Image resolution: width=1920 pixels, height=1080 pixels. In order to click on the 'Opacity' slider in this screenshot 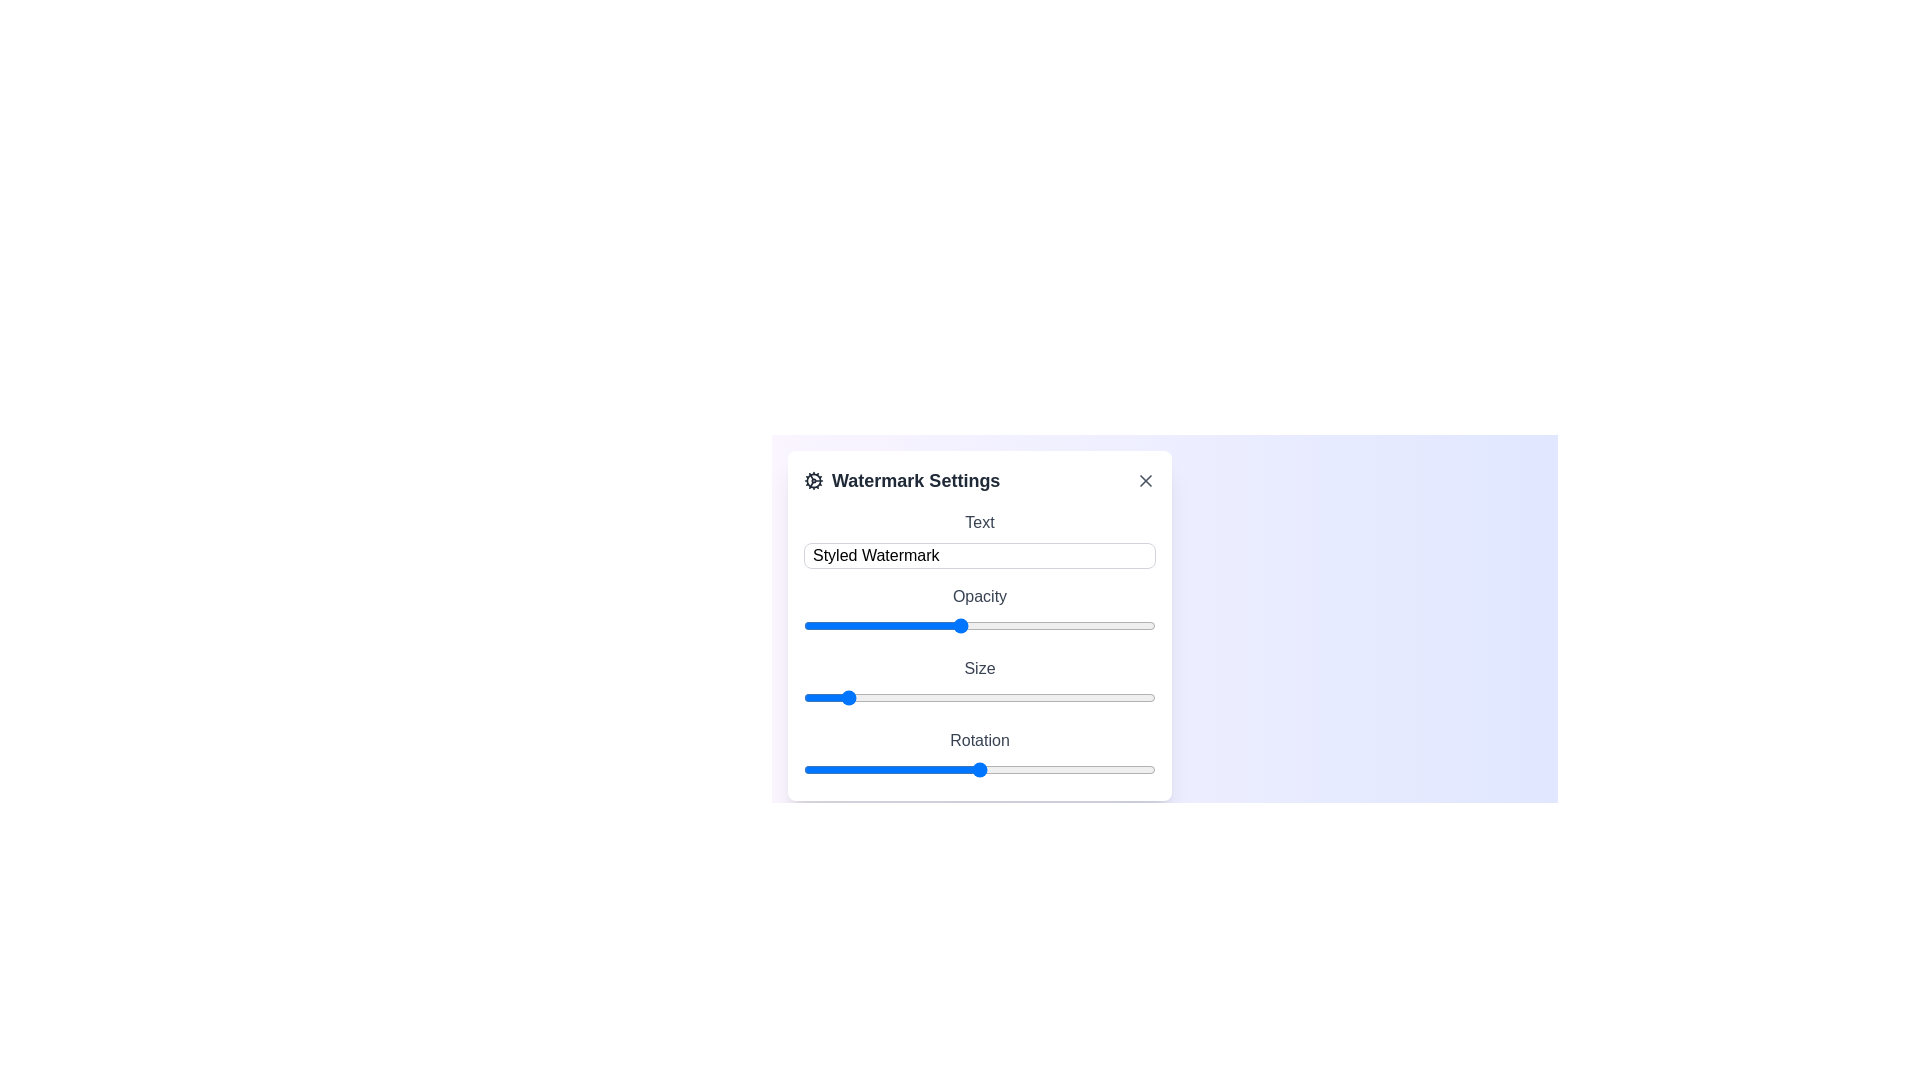, I will do `click(763, 624)`.